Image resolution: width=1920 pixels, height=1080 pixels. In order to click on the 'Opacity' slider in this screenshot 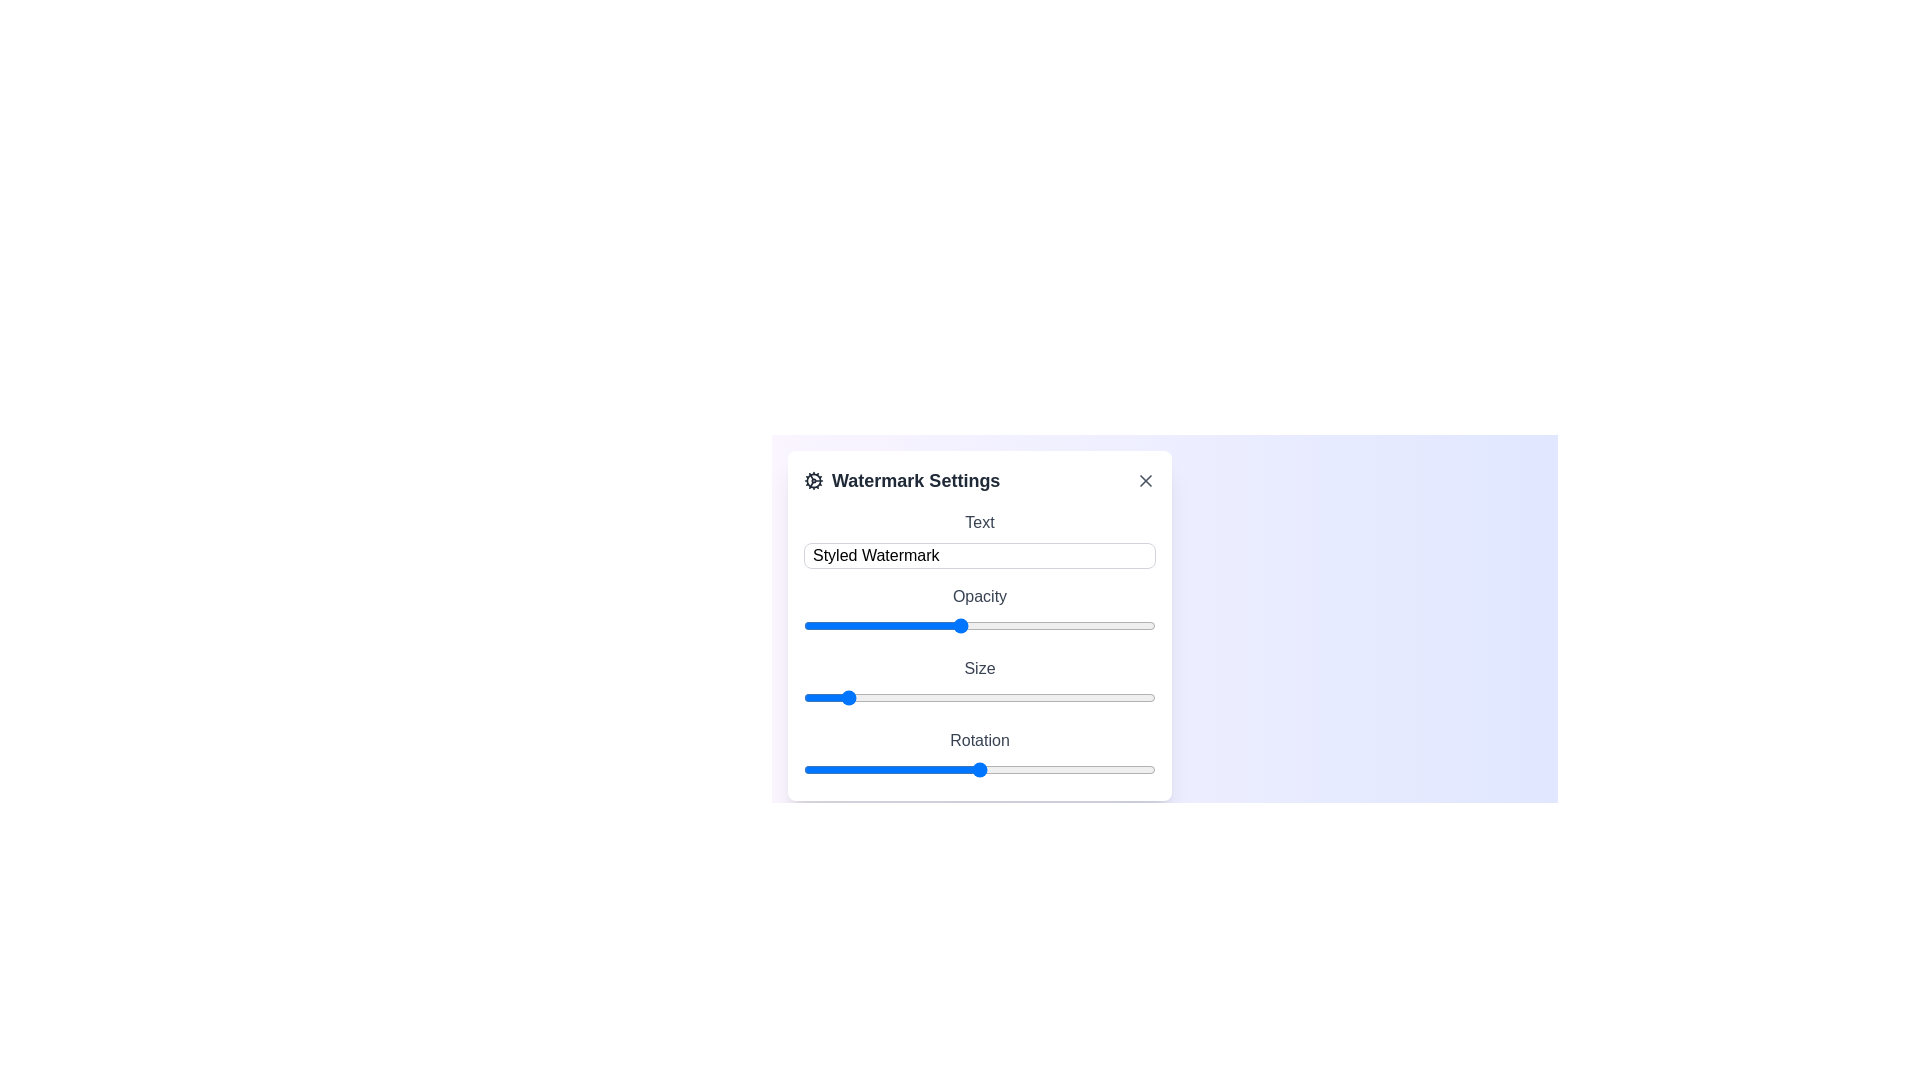, I will do `click(763, 624)`.